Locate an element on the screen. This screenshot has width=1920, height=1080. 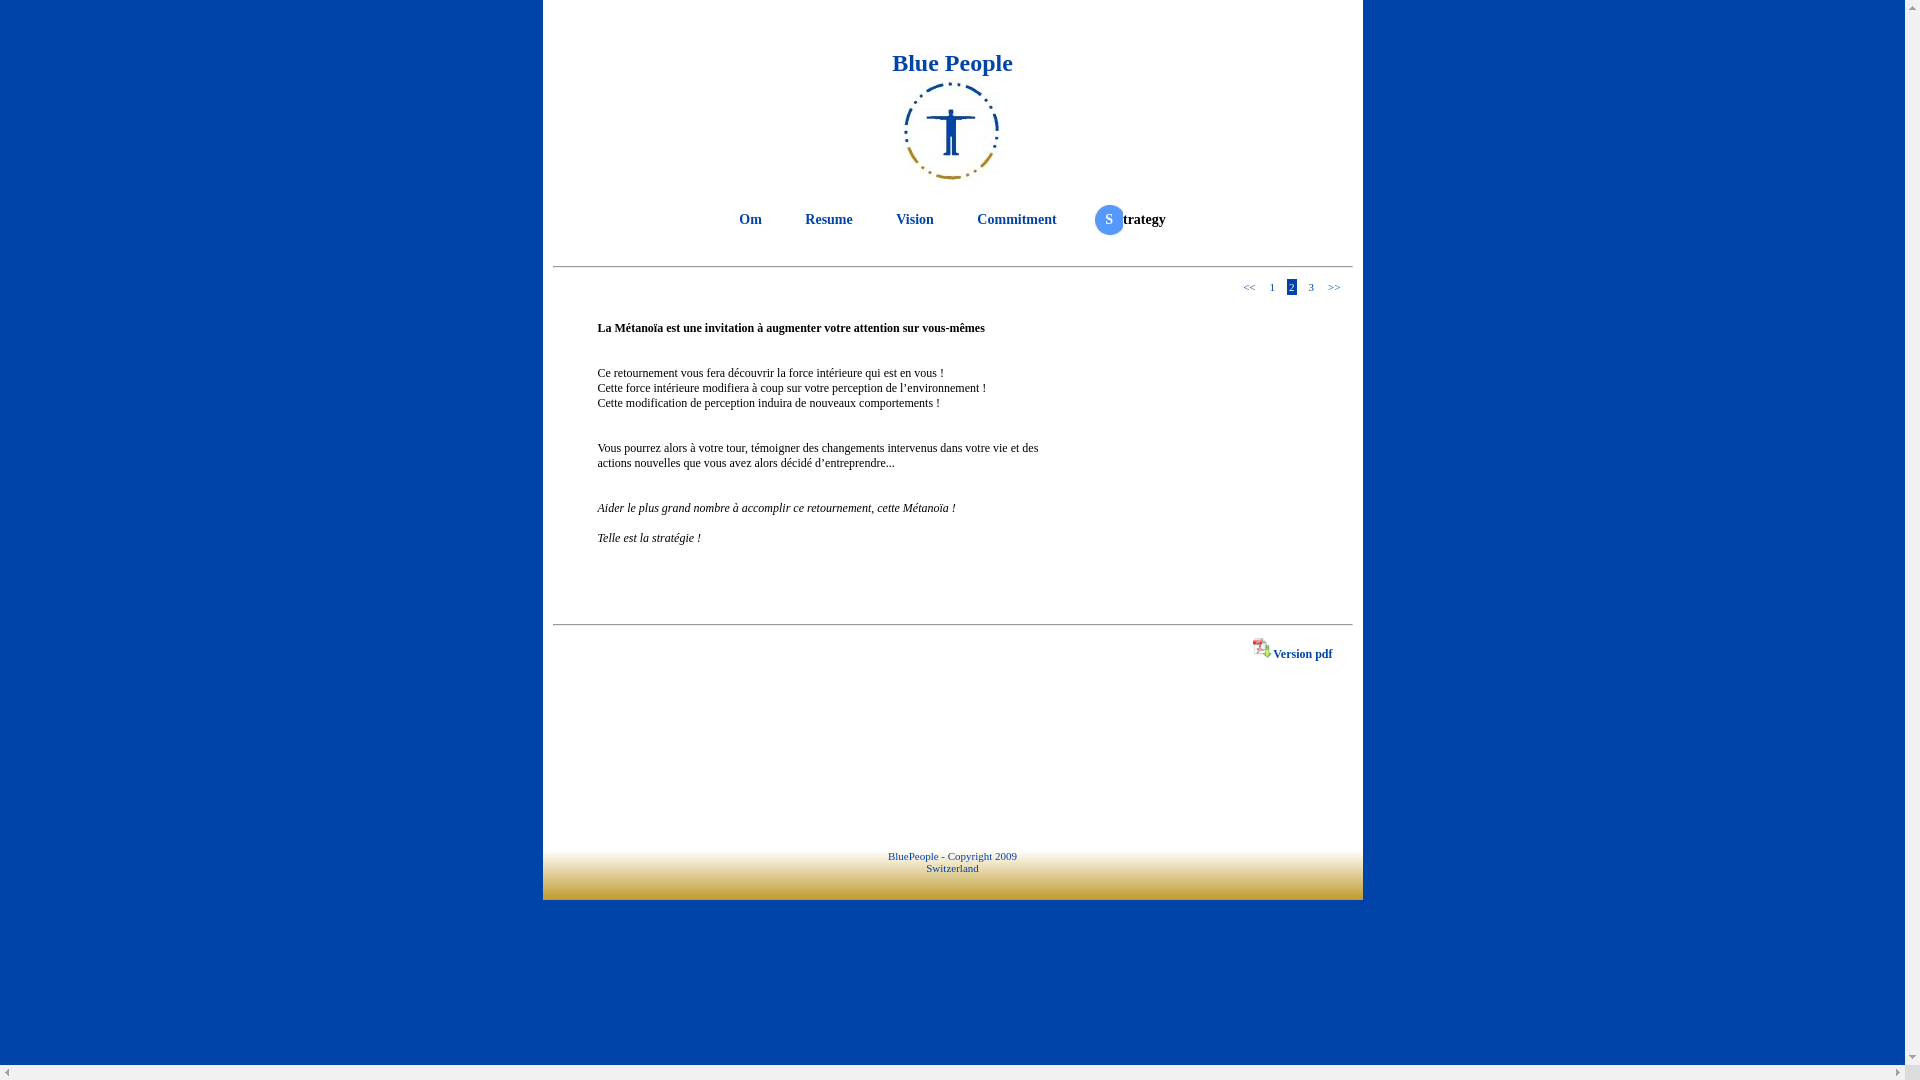
'>>' is located at coordinates (1325, 286).